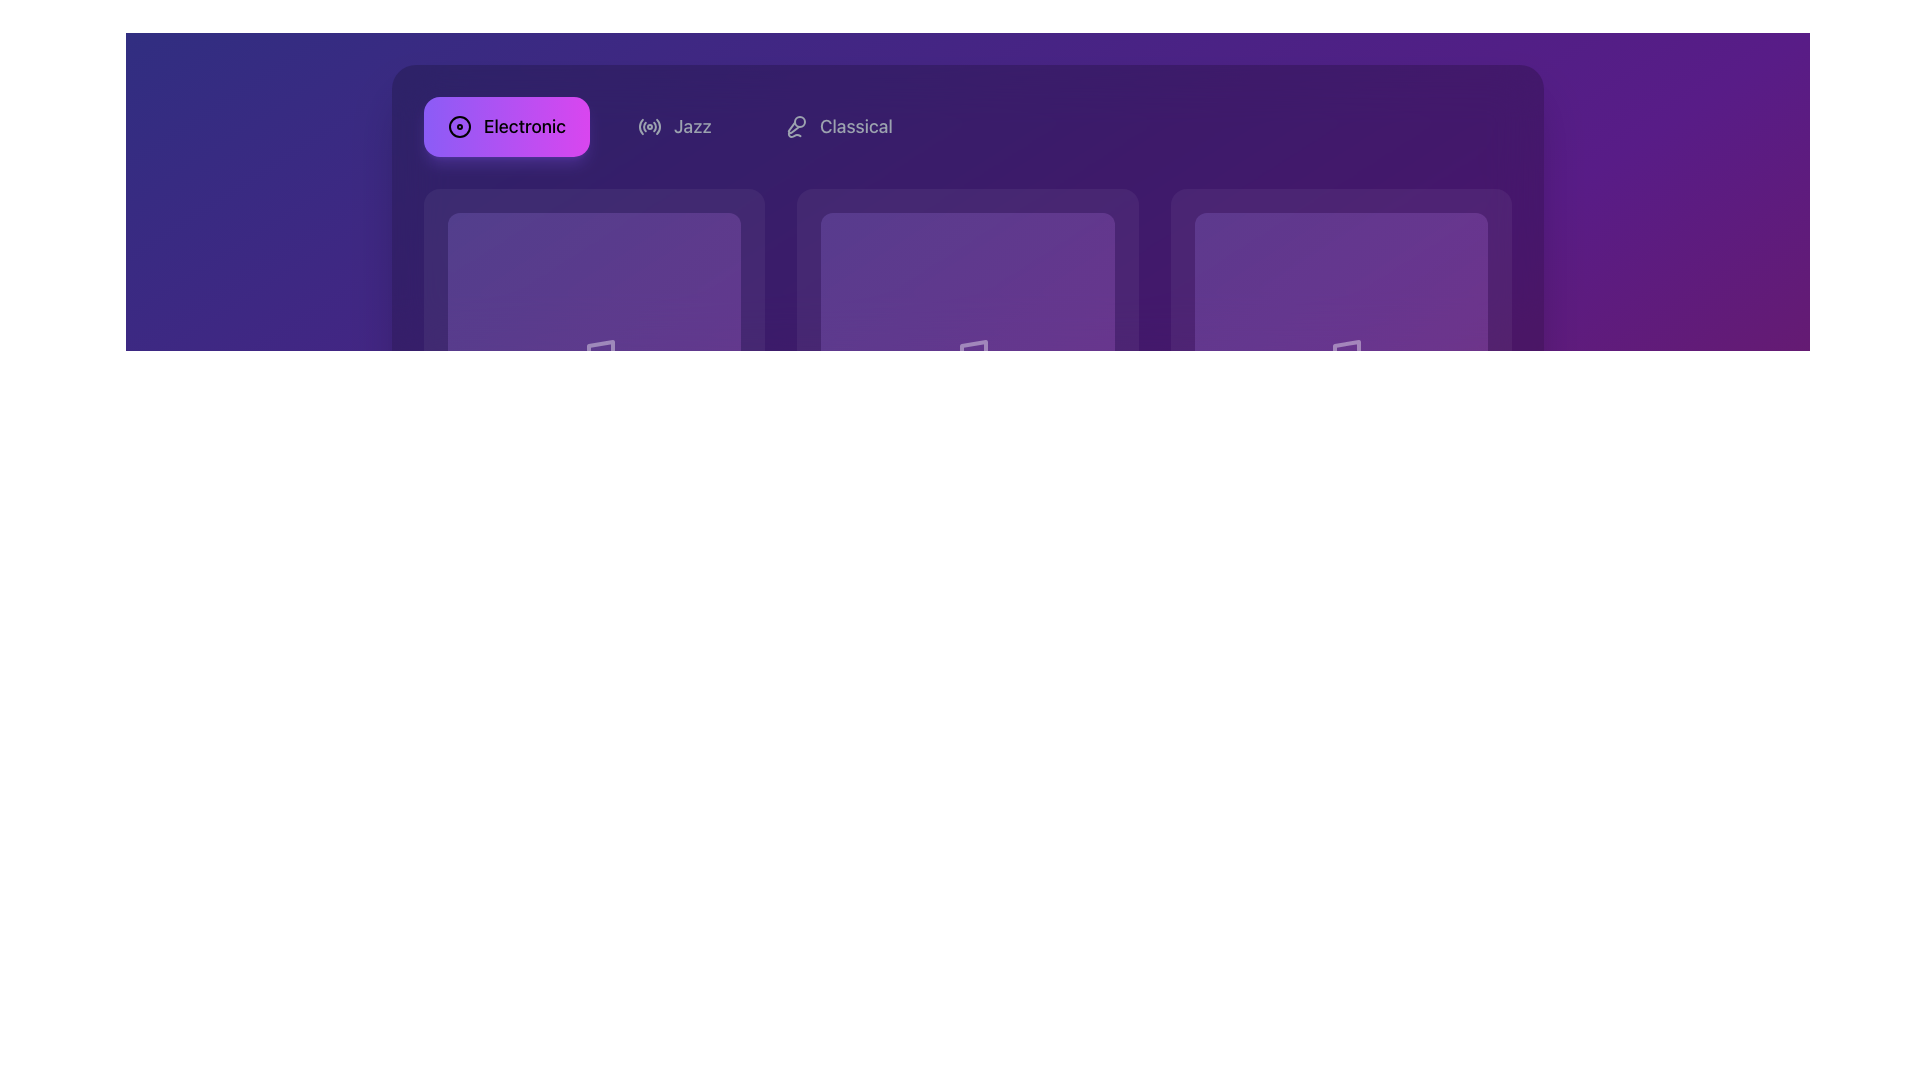 The height and width of the screenshot is (1080, 1920). I want to click on the text label indicating the 'Electronic' genre, which is positioned to the right of an icon resembling a disc in a highlighted box among other genre buttons, so click(524, 127).